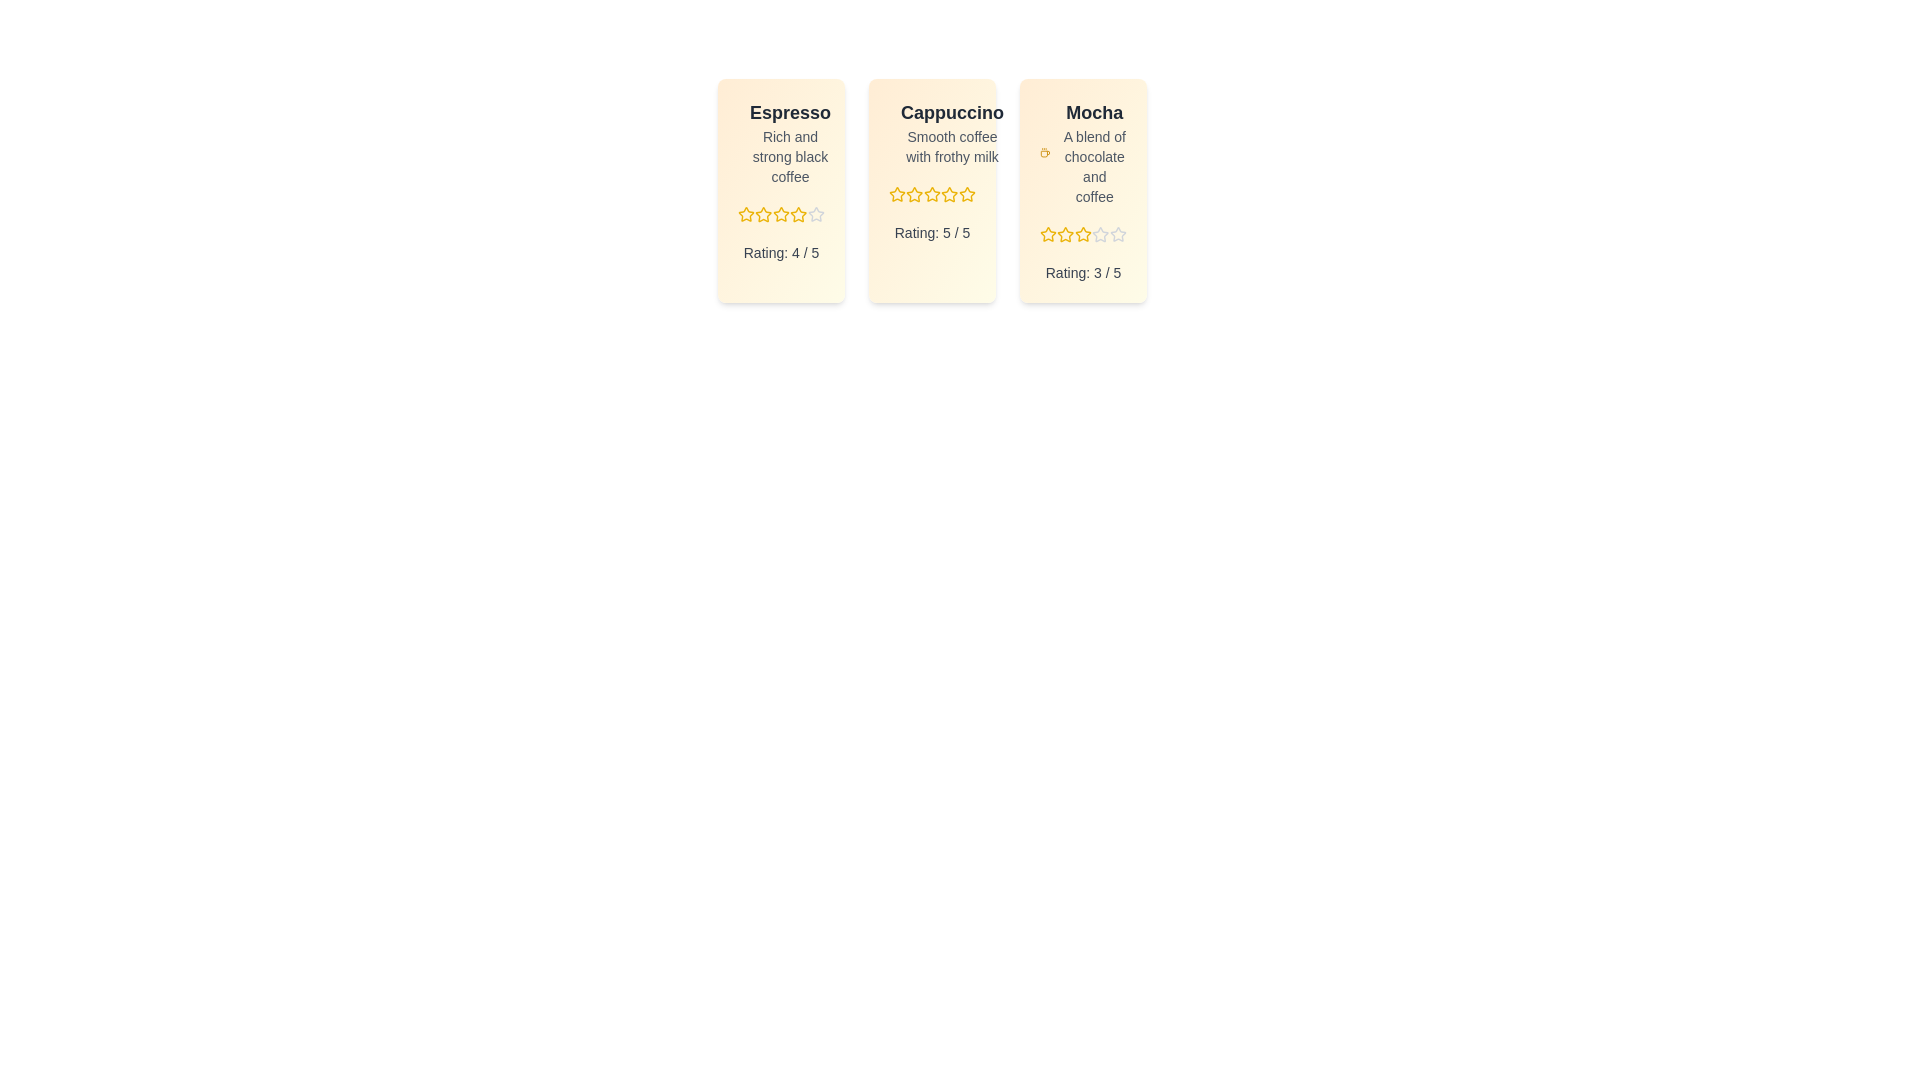 The height and width of the screenshot is (1080, 1920). What do you see at coordinates (931, 191) in the screenshot?
I see `the menu item card for Cappuccino` at bounding box center [931, 191].